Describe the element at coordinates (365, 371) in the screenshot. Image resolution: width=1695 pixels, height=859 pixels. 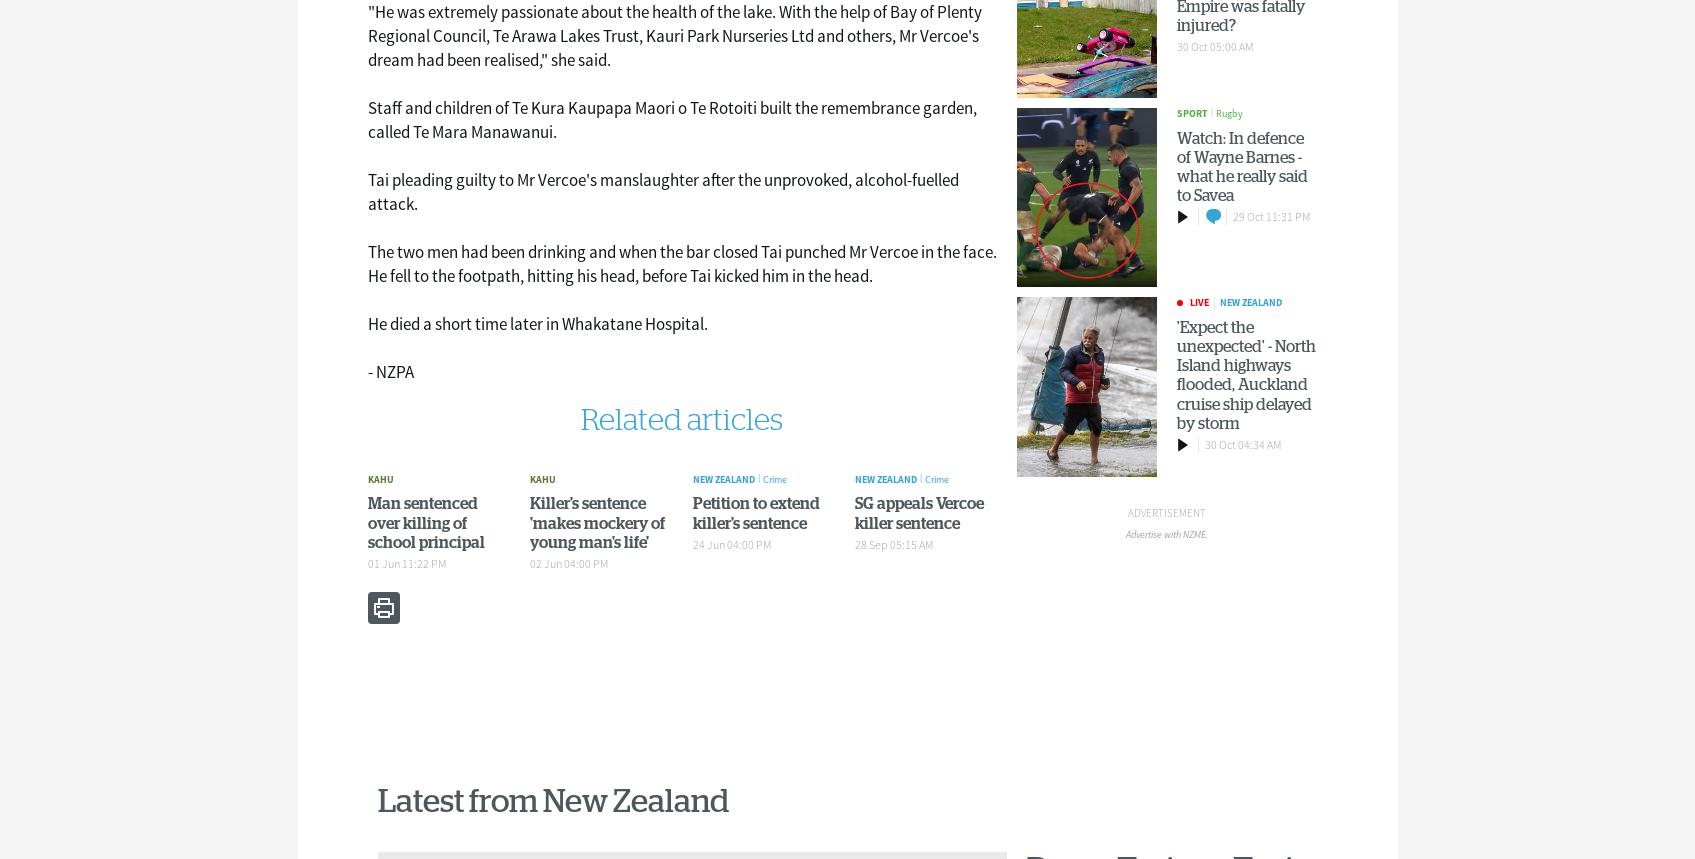
I see `'- NZPA'` at that location.